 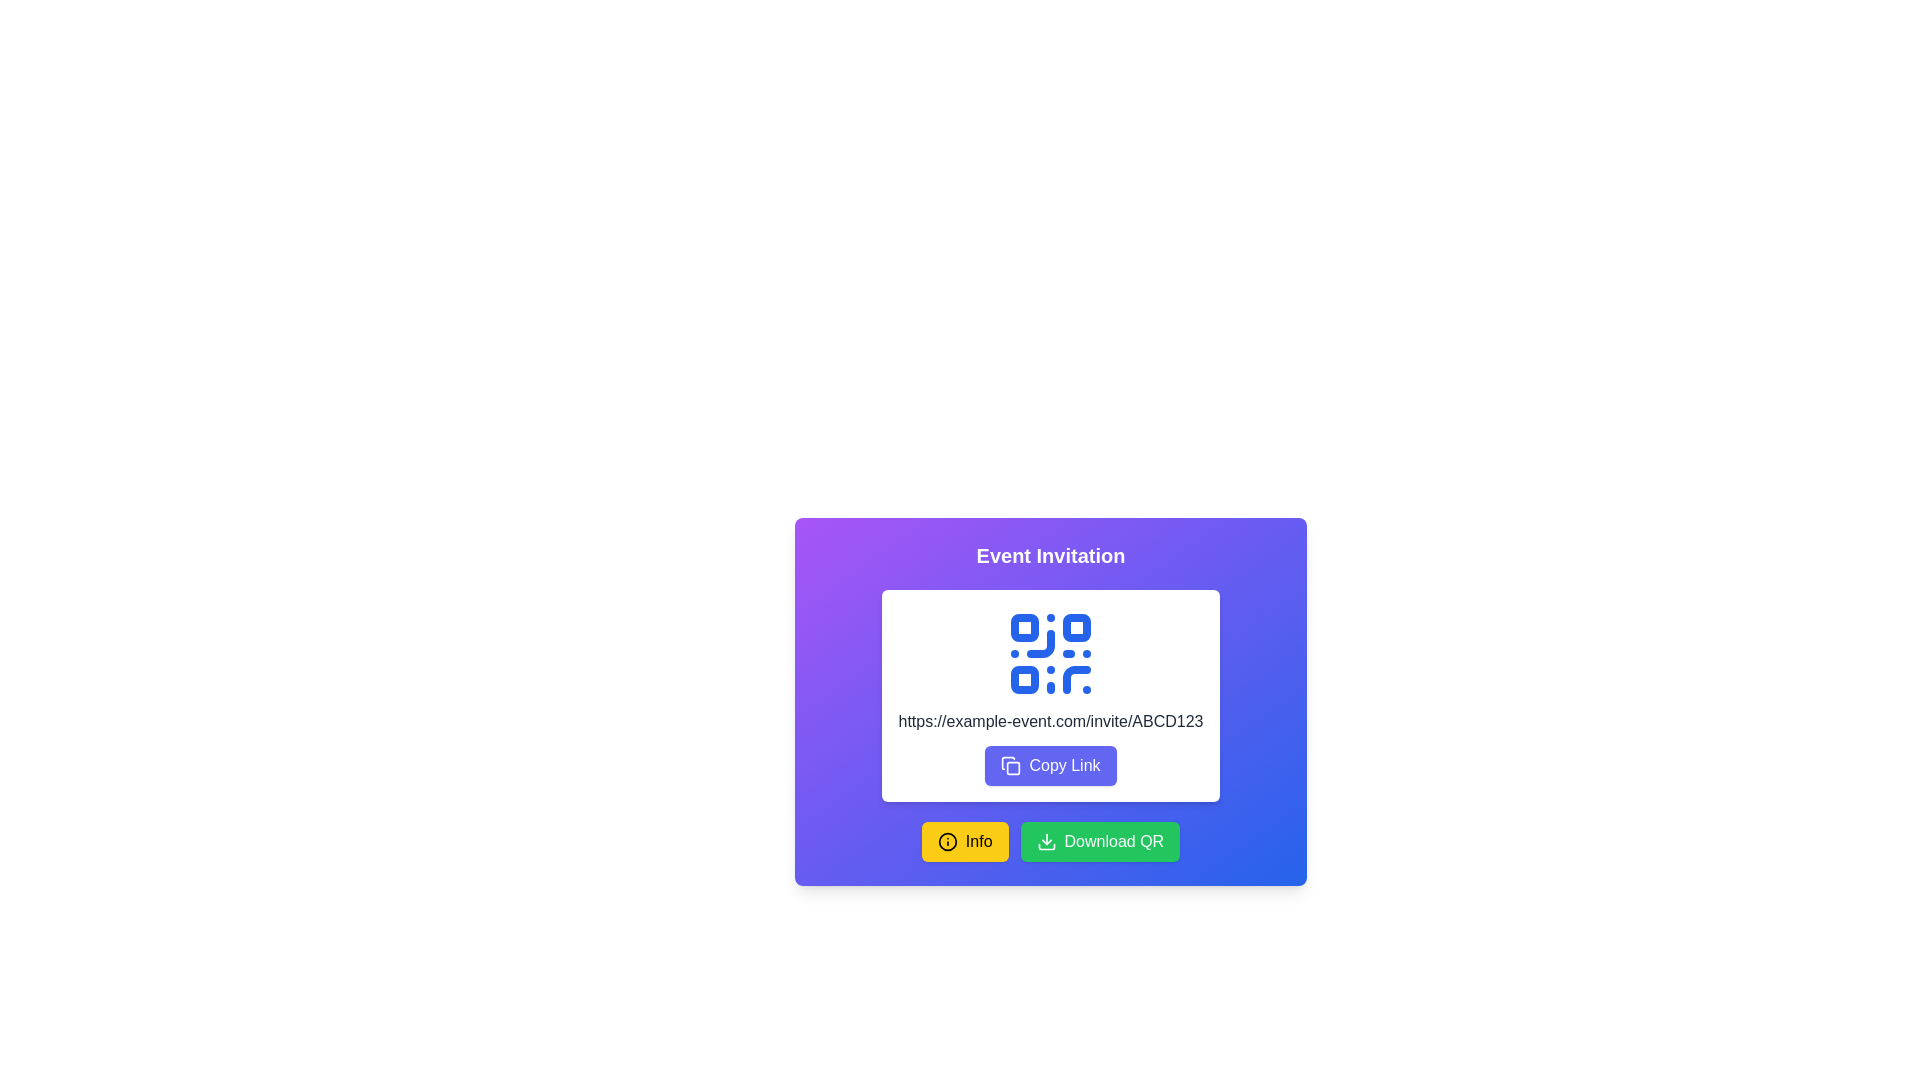 What do you see at coordinates (964, 841) in the screenshot?
I see `the first button located horizontally at the bottom of the modal, which is to the left of the green 'Download QR' button` at bounding box center [964, 841].